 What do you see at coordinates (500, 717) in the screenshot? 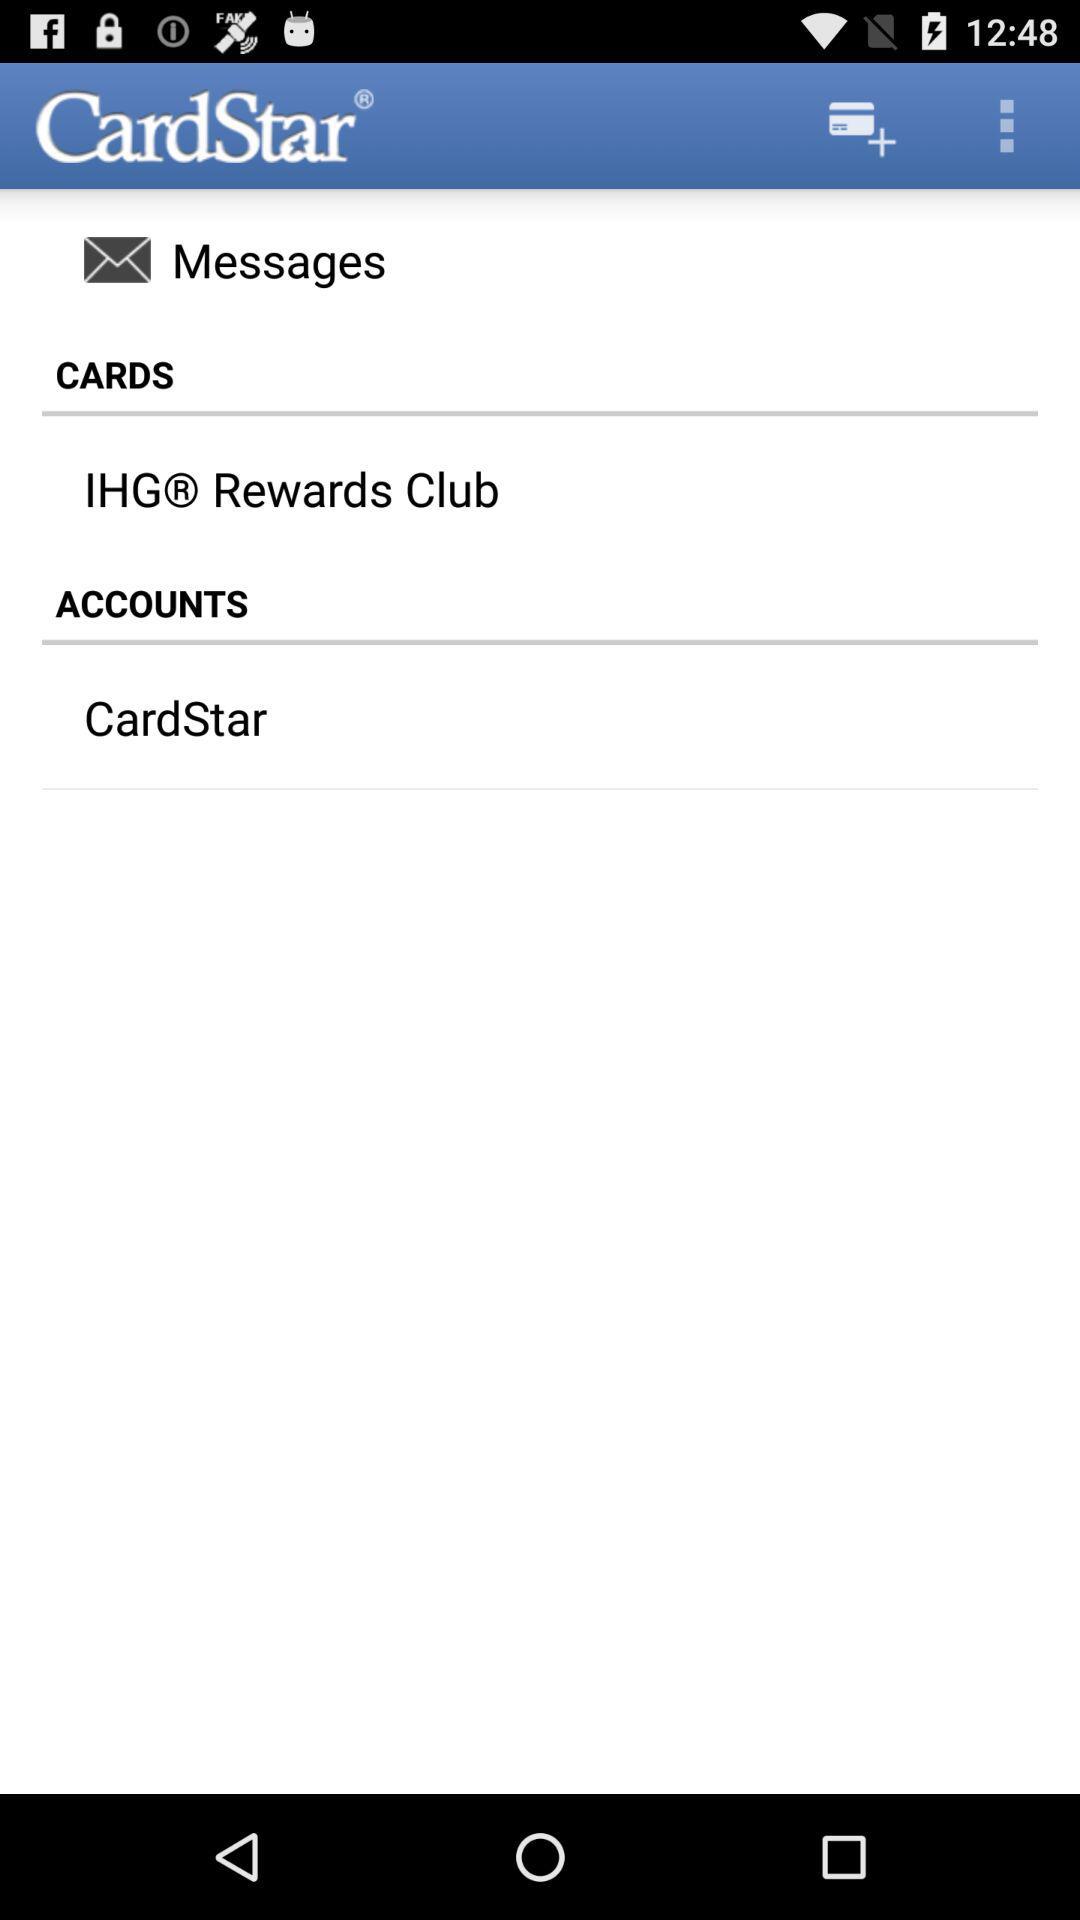
I see `item below the accounts` at bounding box center [500, 717].